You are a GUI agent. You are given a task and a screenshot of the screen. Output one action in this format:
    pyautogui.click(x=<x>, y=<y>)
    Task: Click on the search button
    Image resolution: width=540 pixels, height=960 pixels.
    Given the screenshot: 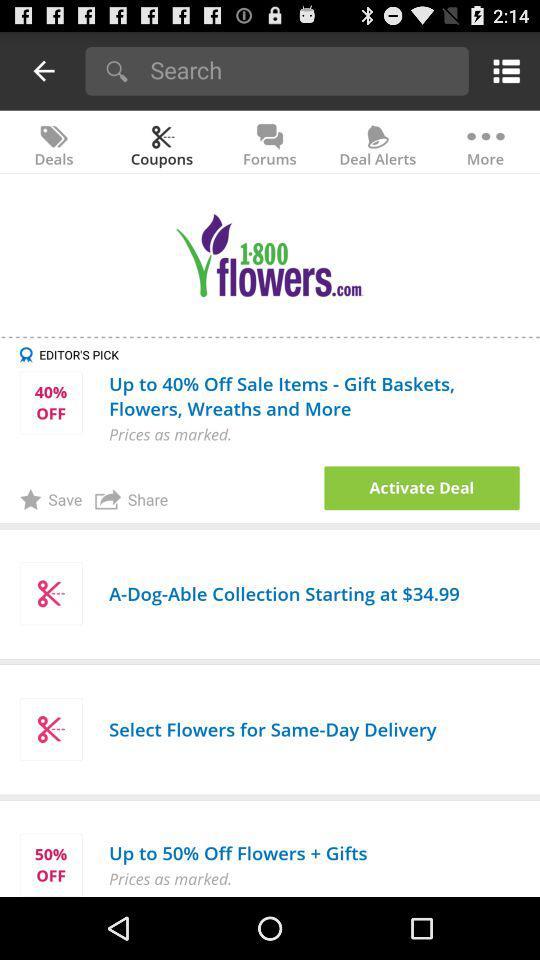 What is the action you would take?
    pyautogui.click(x=302, y=69)
    